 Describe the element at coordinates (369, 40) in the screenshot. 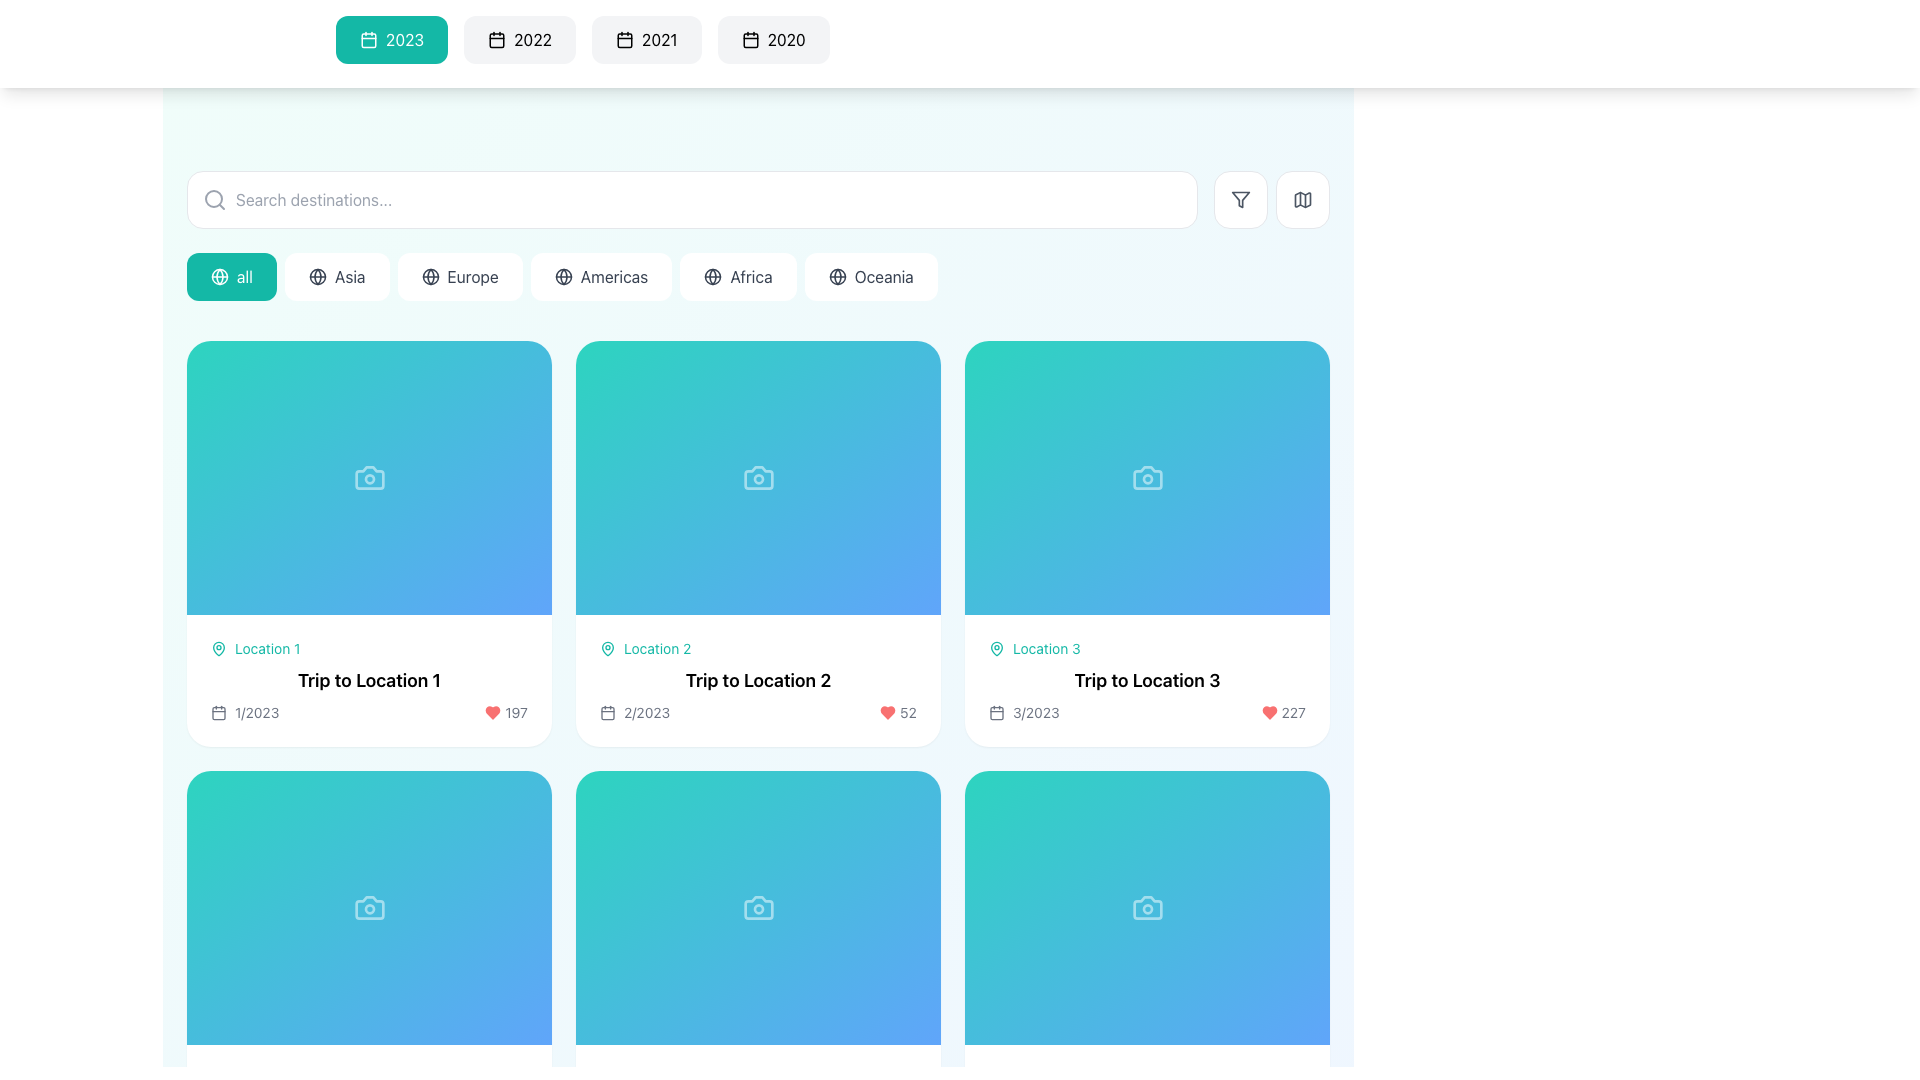

I see `the calendar icon element located in the top bar of the interface, which visually depicts date-related actions` at that location.